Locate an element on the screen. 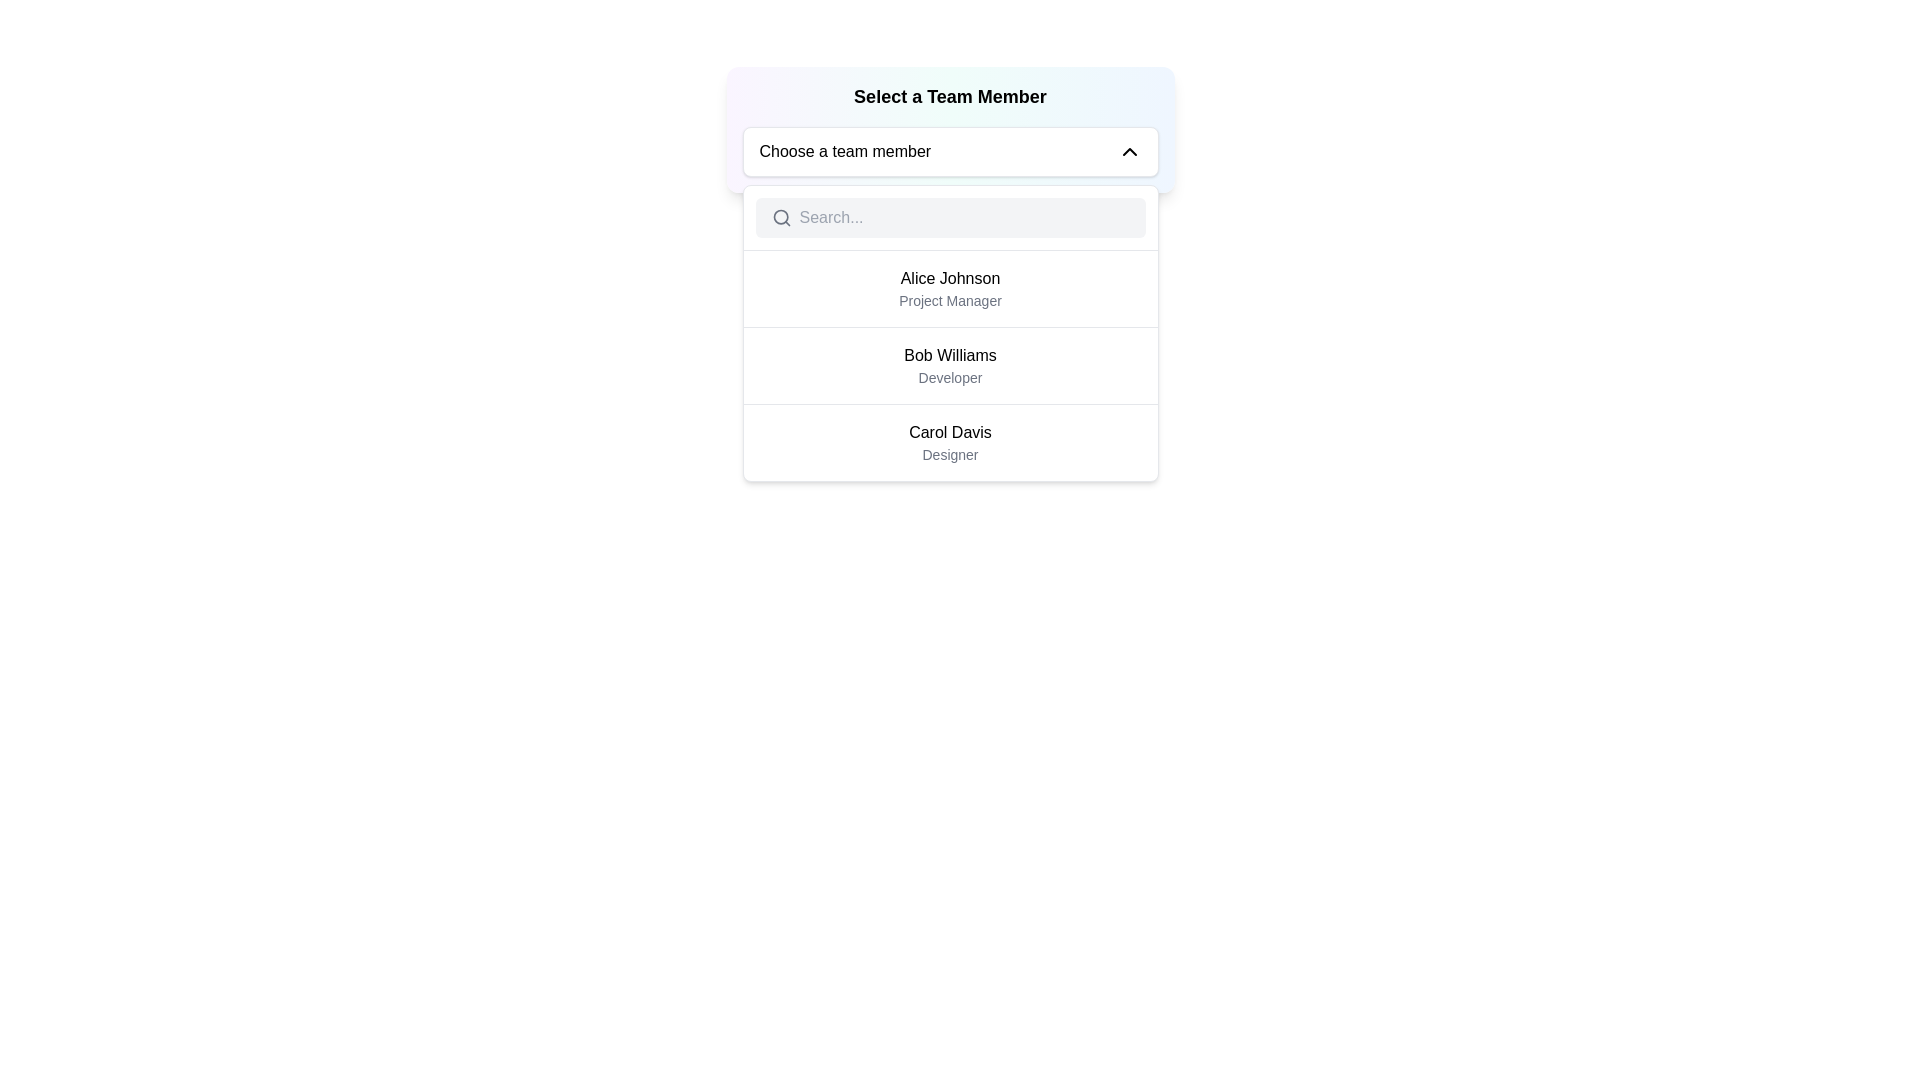  the input field of the Search box located directly below the dropdown selection section to focus on it is located at coordinates (949, 218).